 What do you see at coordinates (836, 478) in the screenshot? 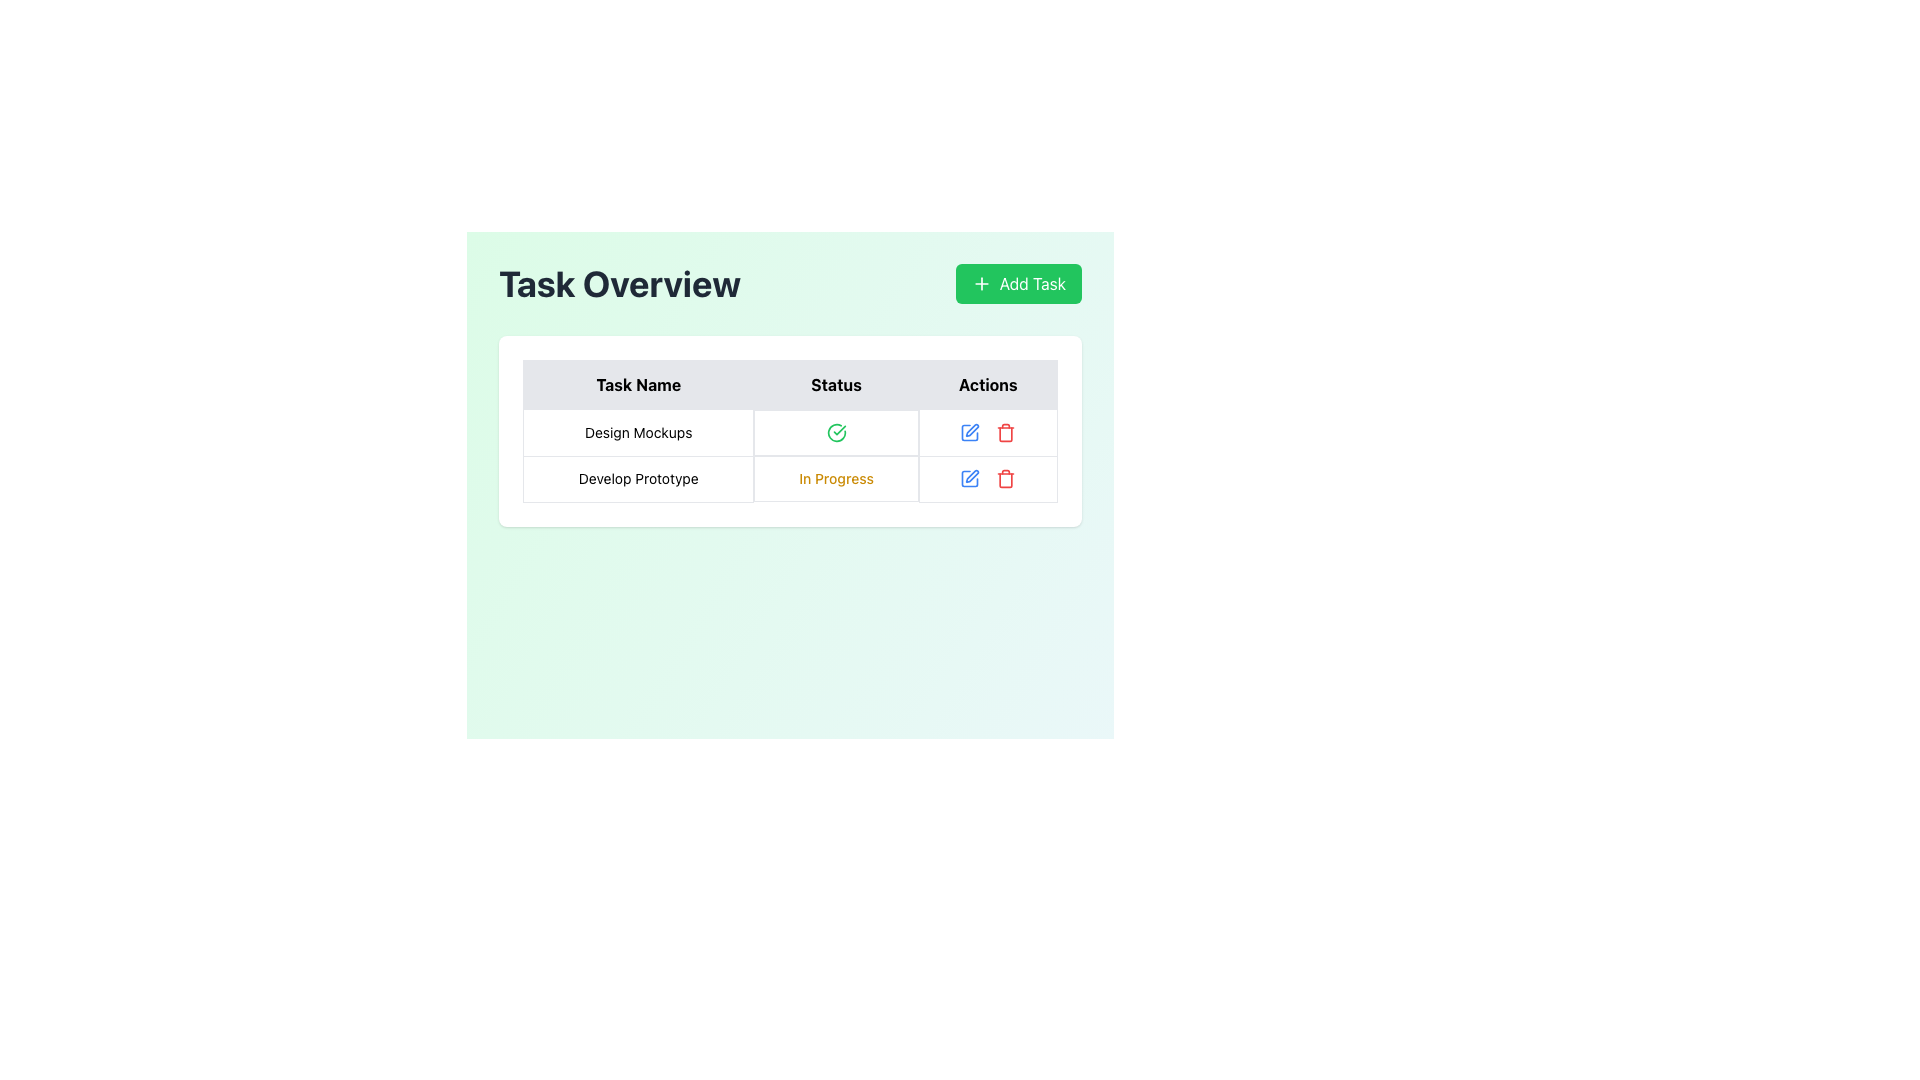
I see `the Text Label indicating the status of the task 'Develop Prototype' in the 'Task Overview' table, located in the second row under the 'Status' column` at bounding box center [836, 478].